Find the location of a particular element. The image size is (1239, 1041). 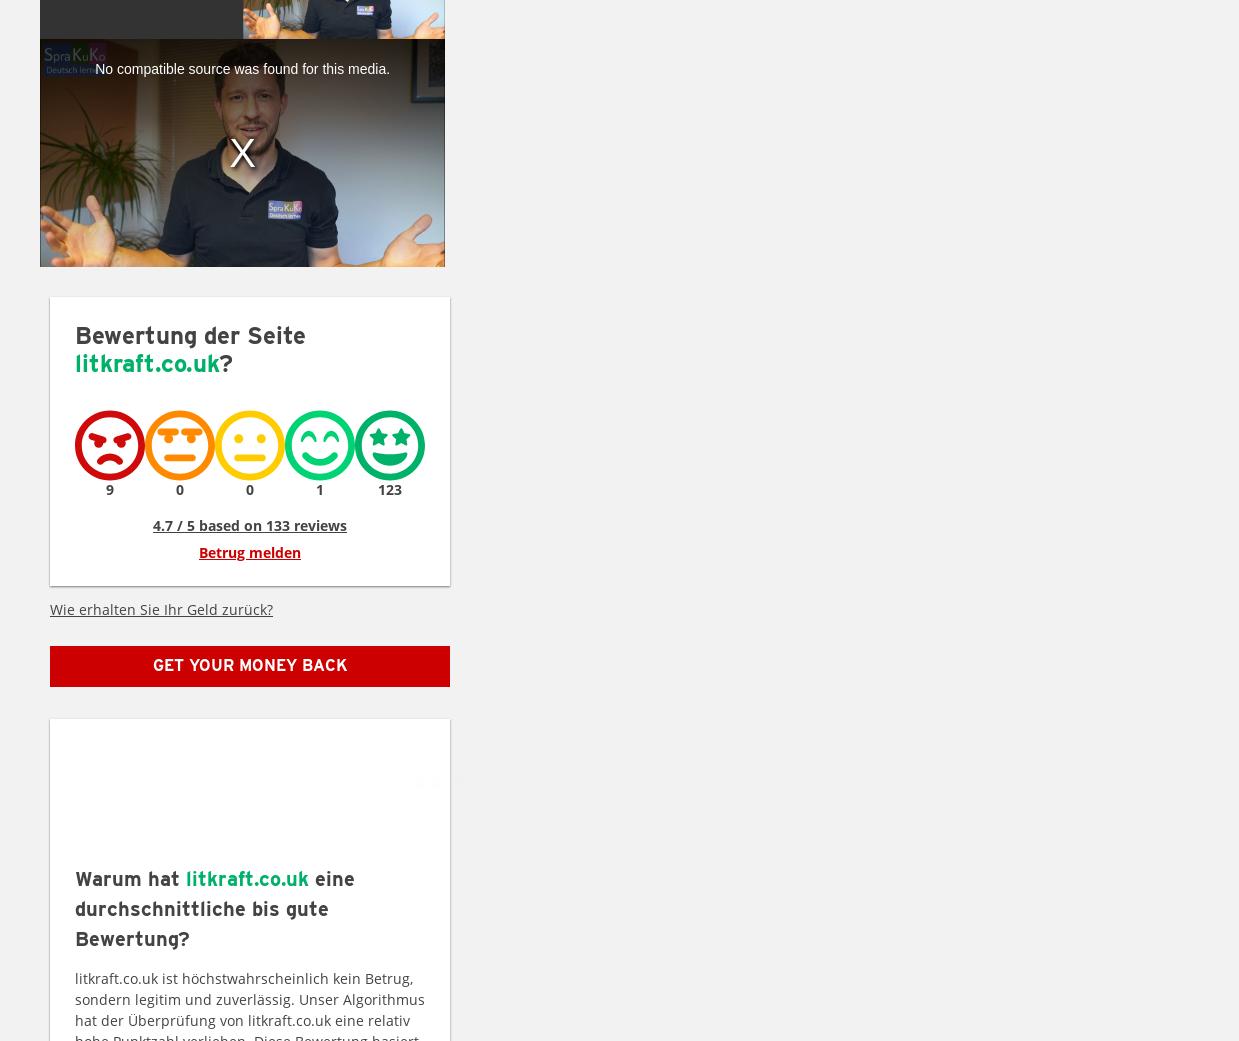

'Wie erhalten Sie Ihr Geld zurück?' is located at coordinates (161, 608).